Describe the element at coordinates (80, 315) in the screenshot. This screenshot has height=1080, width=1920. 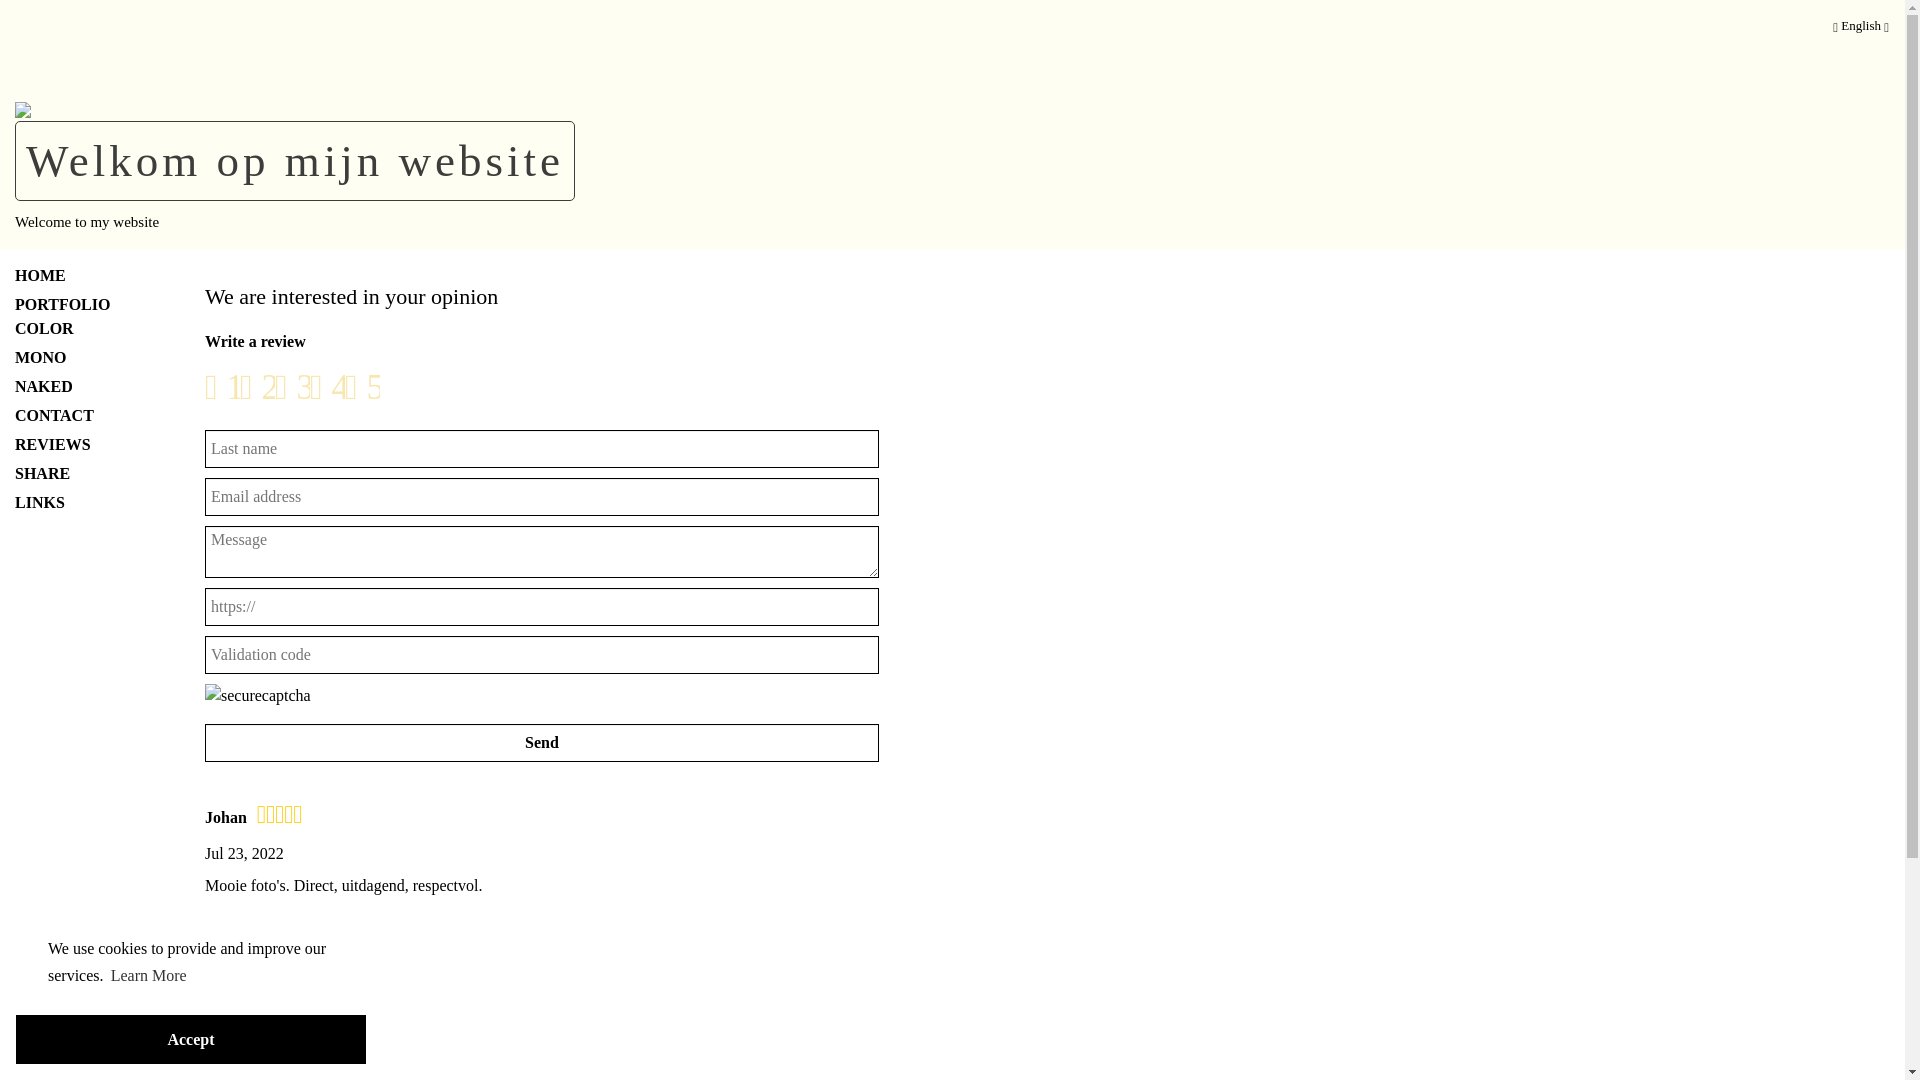
I see `'PORTFOLIO COLOR'` at that location.